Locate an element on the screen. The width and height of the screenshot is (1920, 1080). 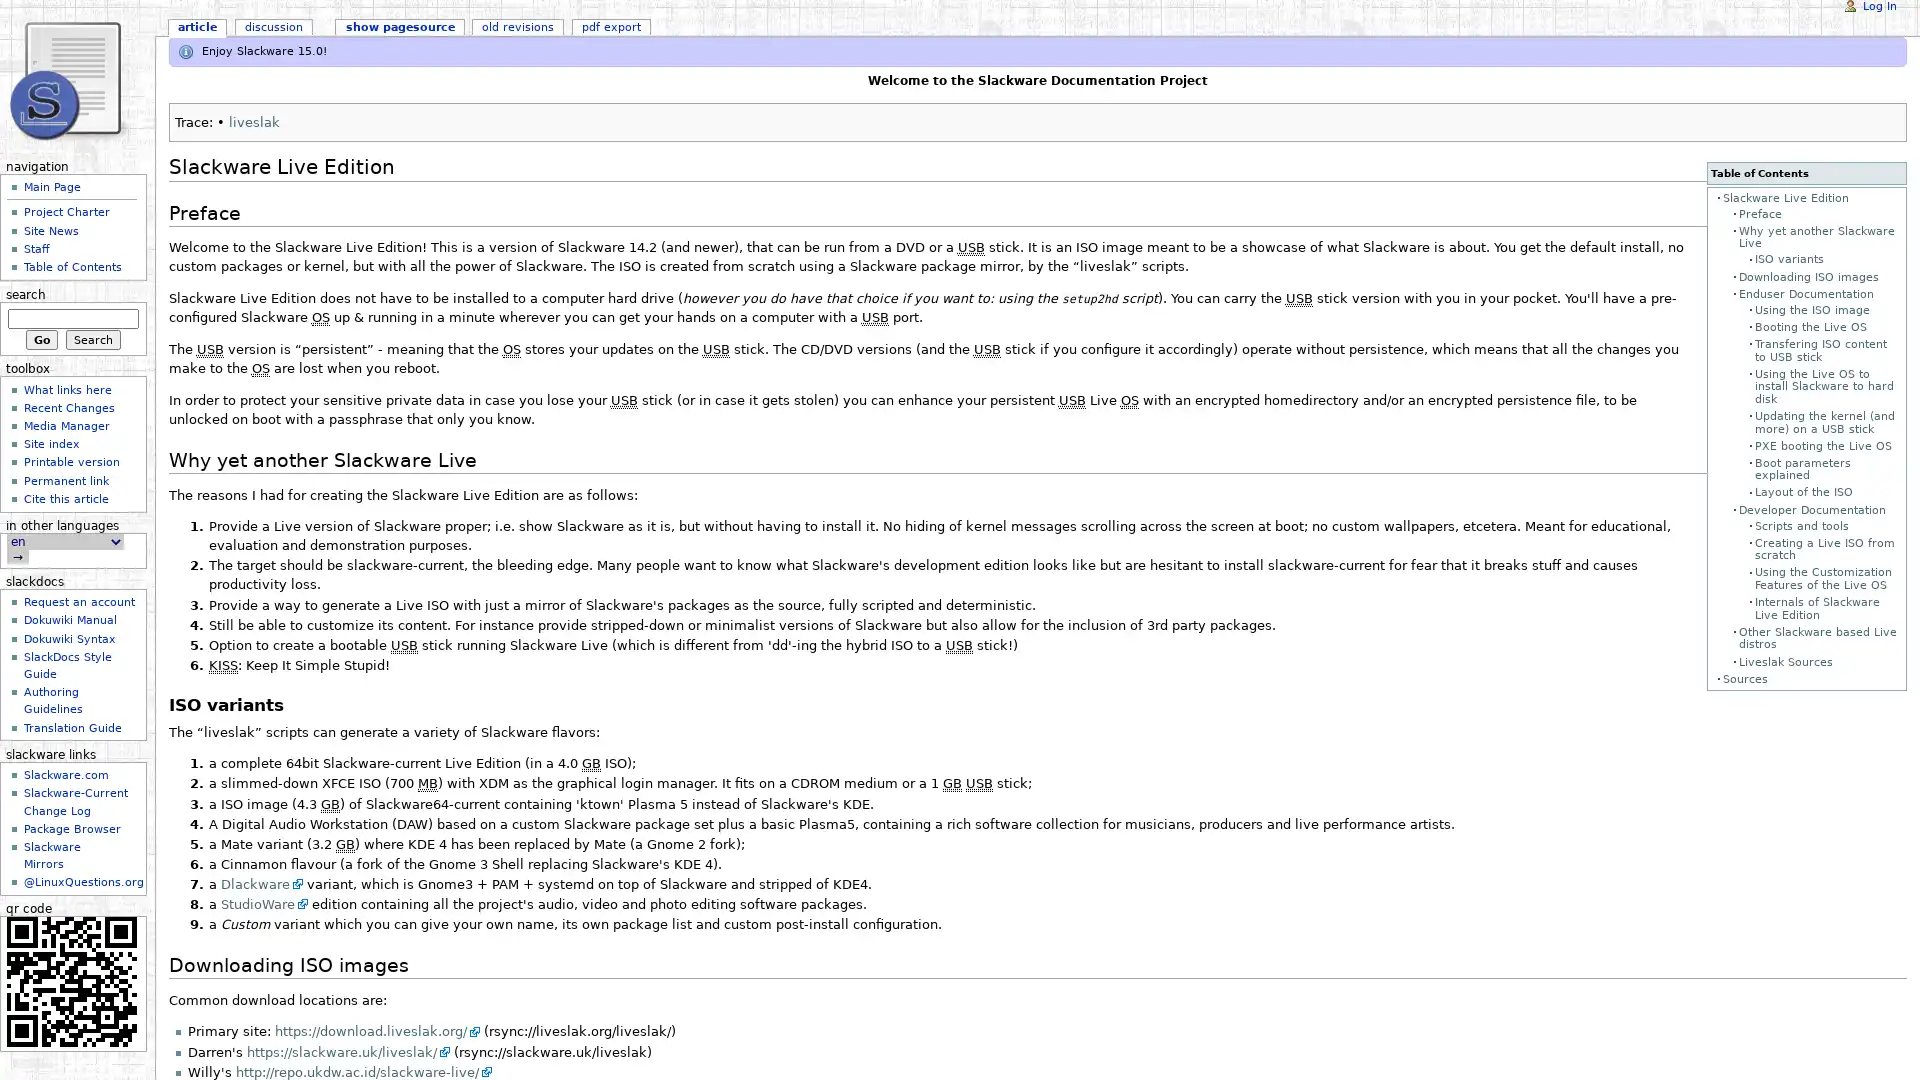
Search is located at coordinates (92, 338).